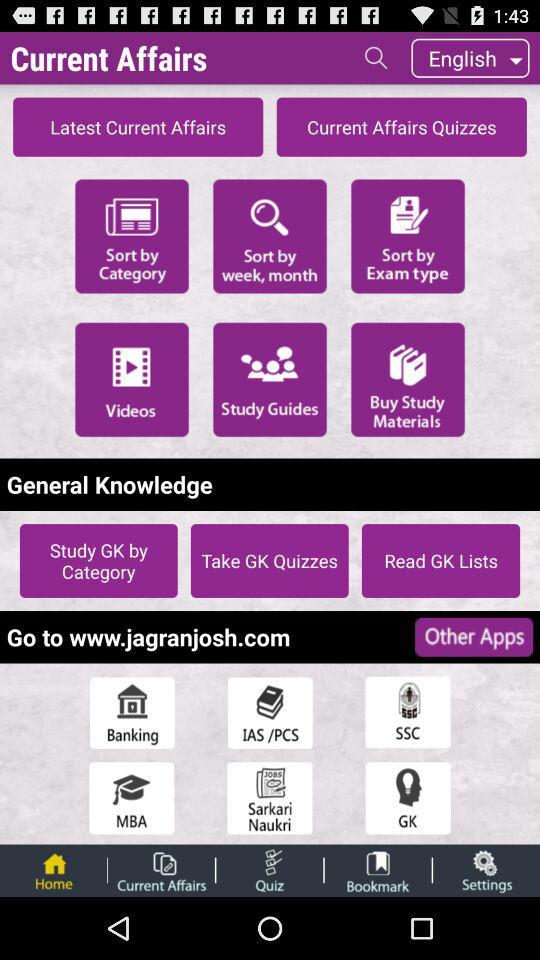 Image resolution: width=540 pixels, height=960 pixels. I want to click on initiate study guides, so click(270, 378).